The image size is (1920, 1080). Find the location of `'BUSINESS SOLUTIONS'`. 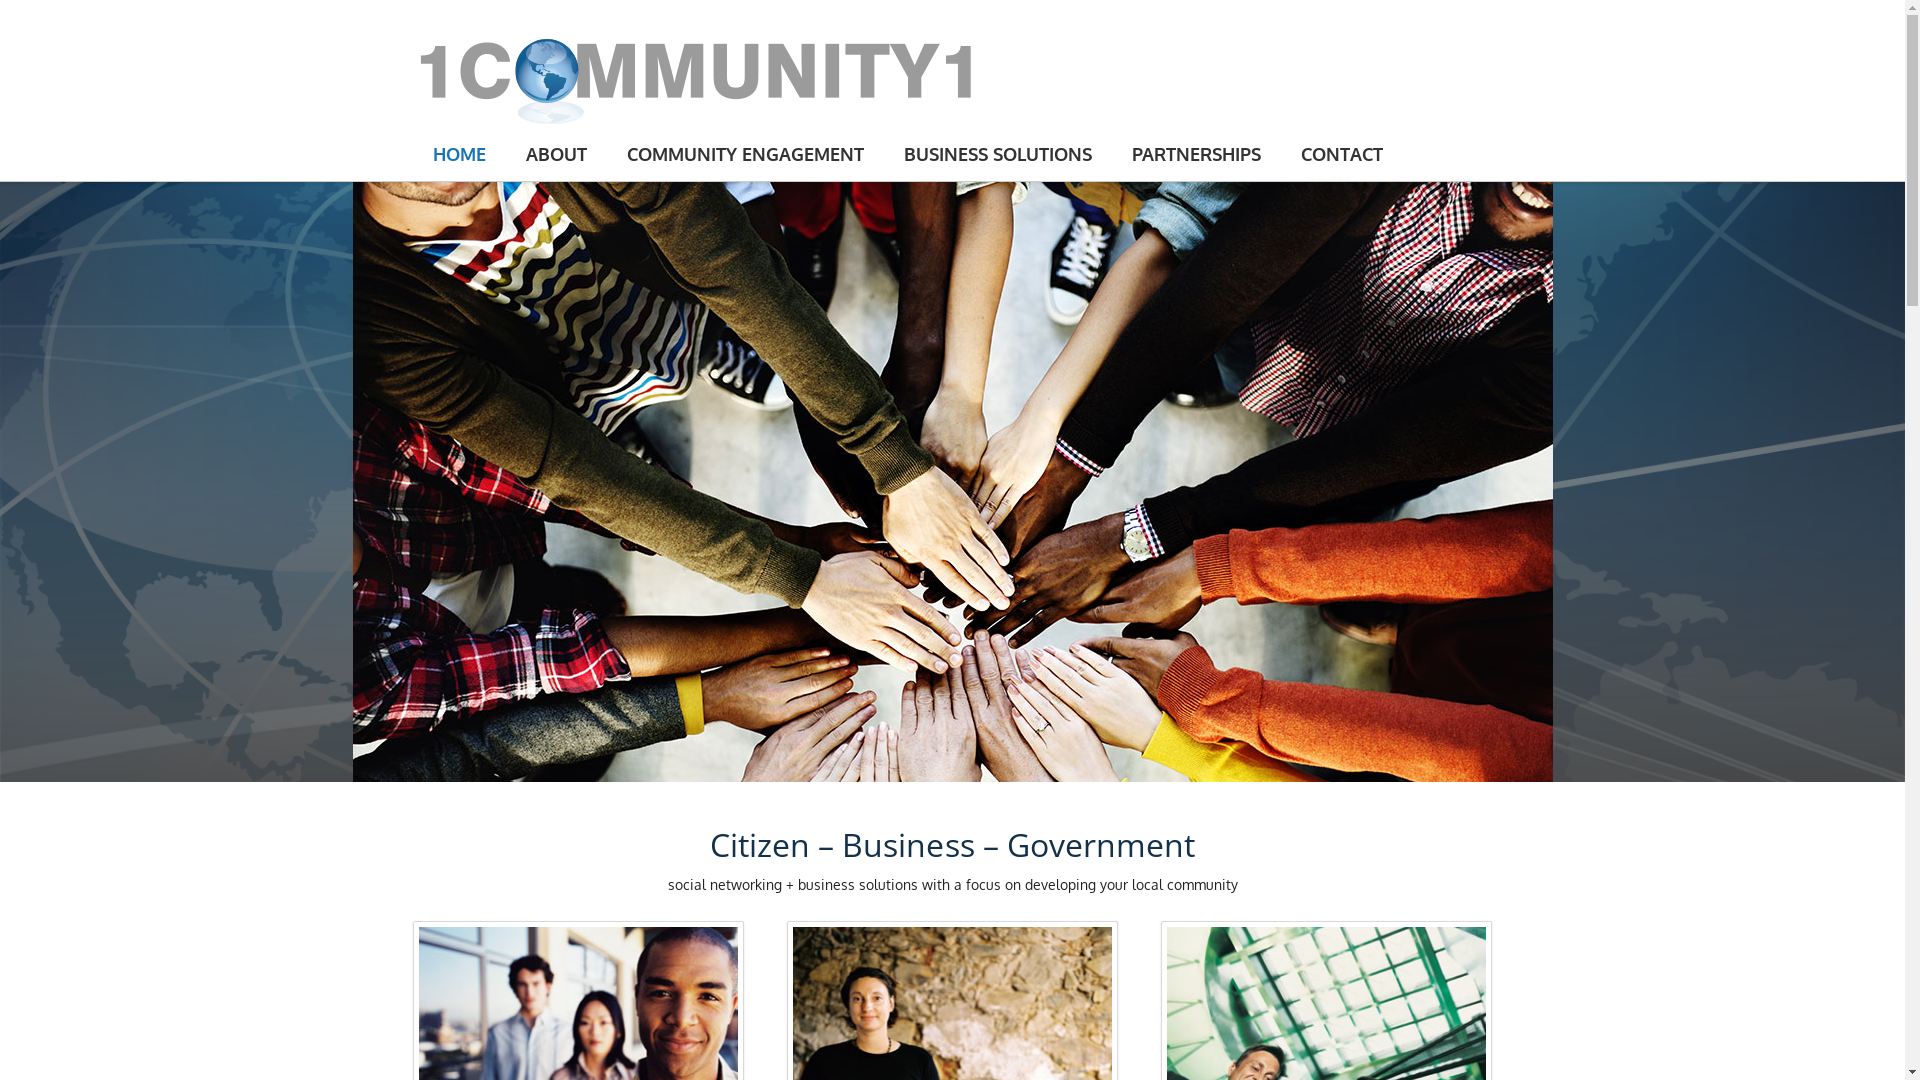

'BUSINESS SOLUTIONS' is located at coordinates (882, 153).